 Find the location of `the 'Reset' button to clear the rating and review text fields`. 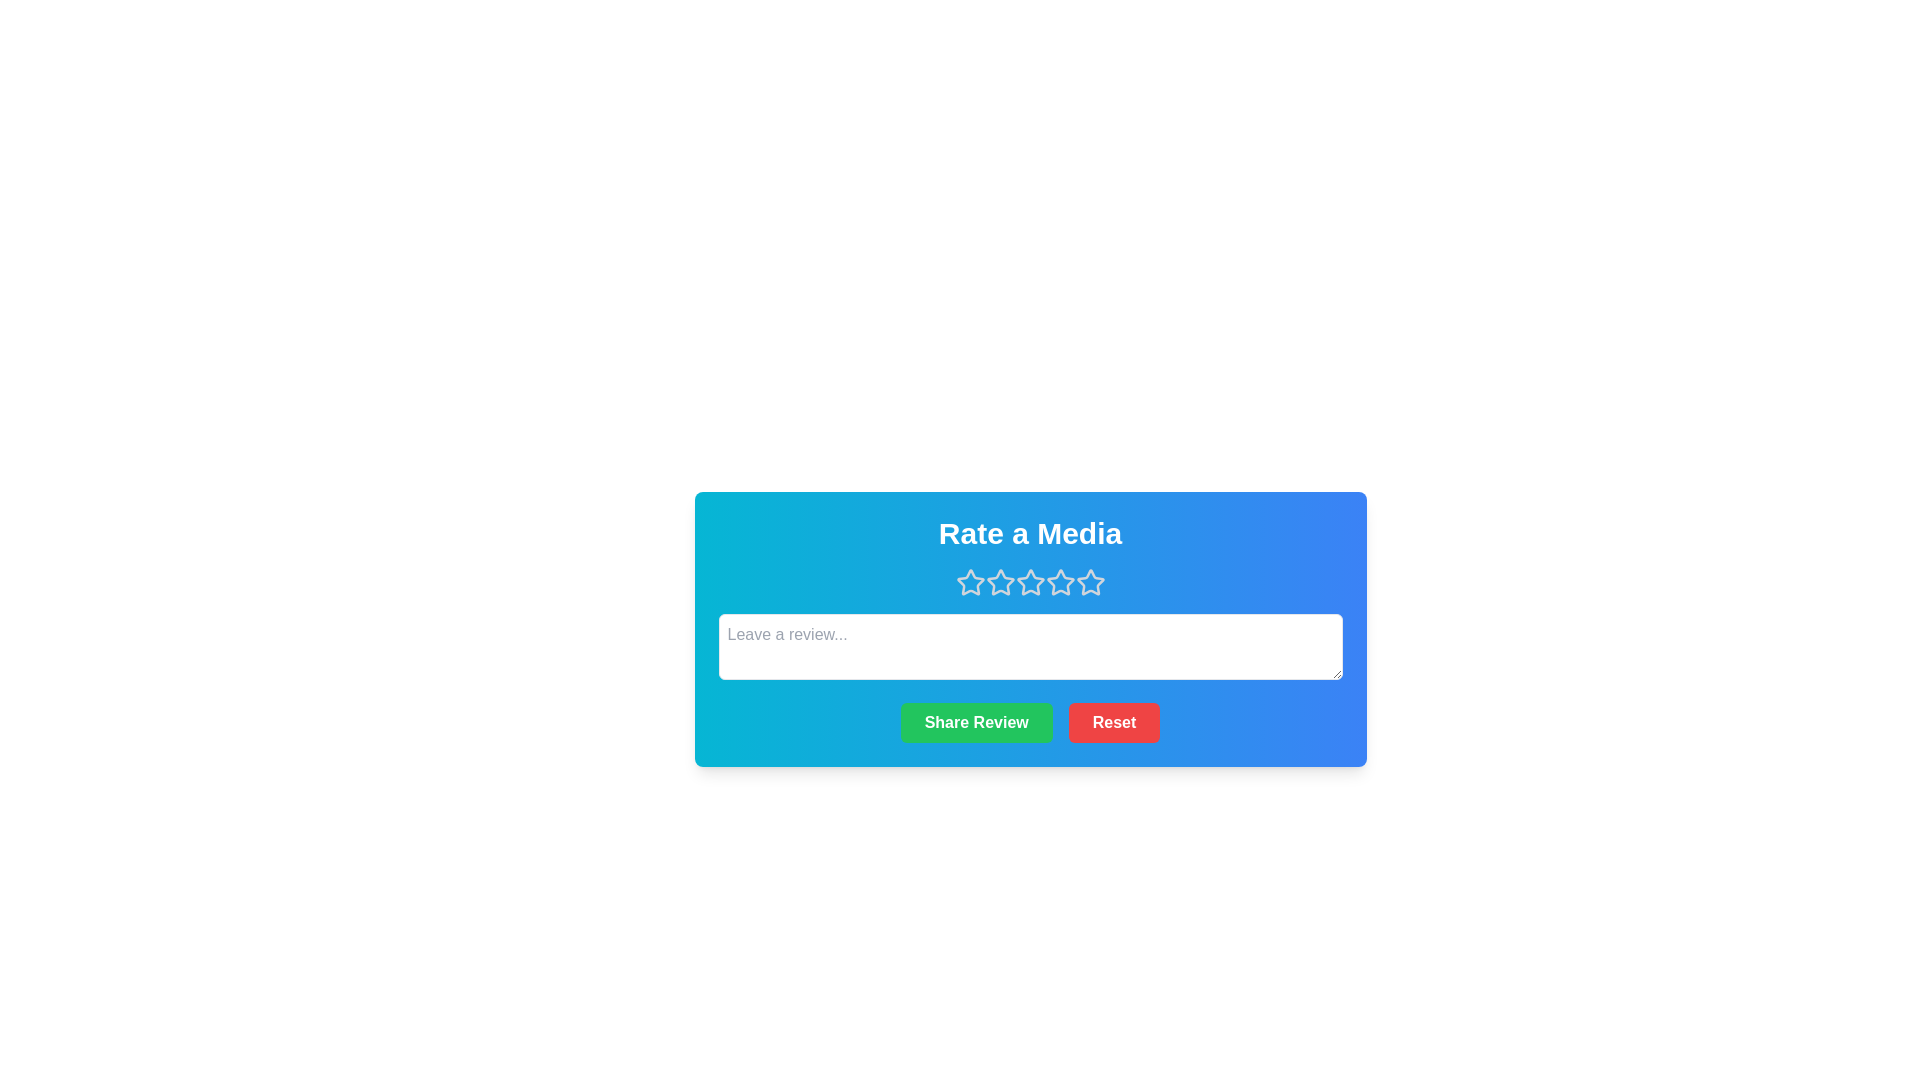

the 'Reset' button to clear the rating and review text fields is located at coordinates (1113, 722).